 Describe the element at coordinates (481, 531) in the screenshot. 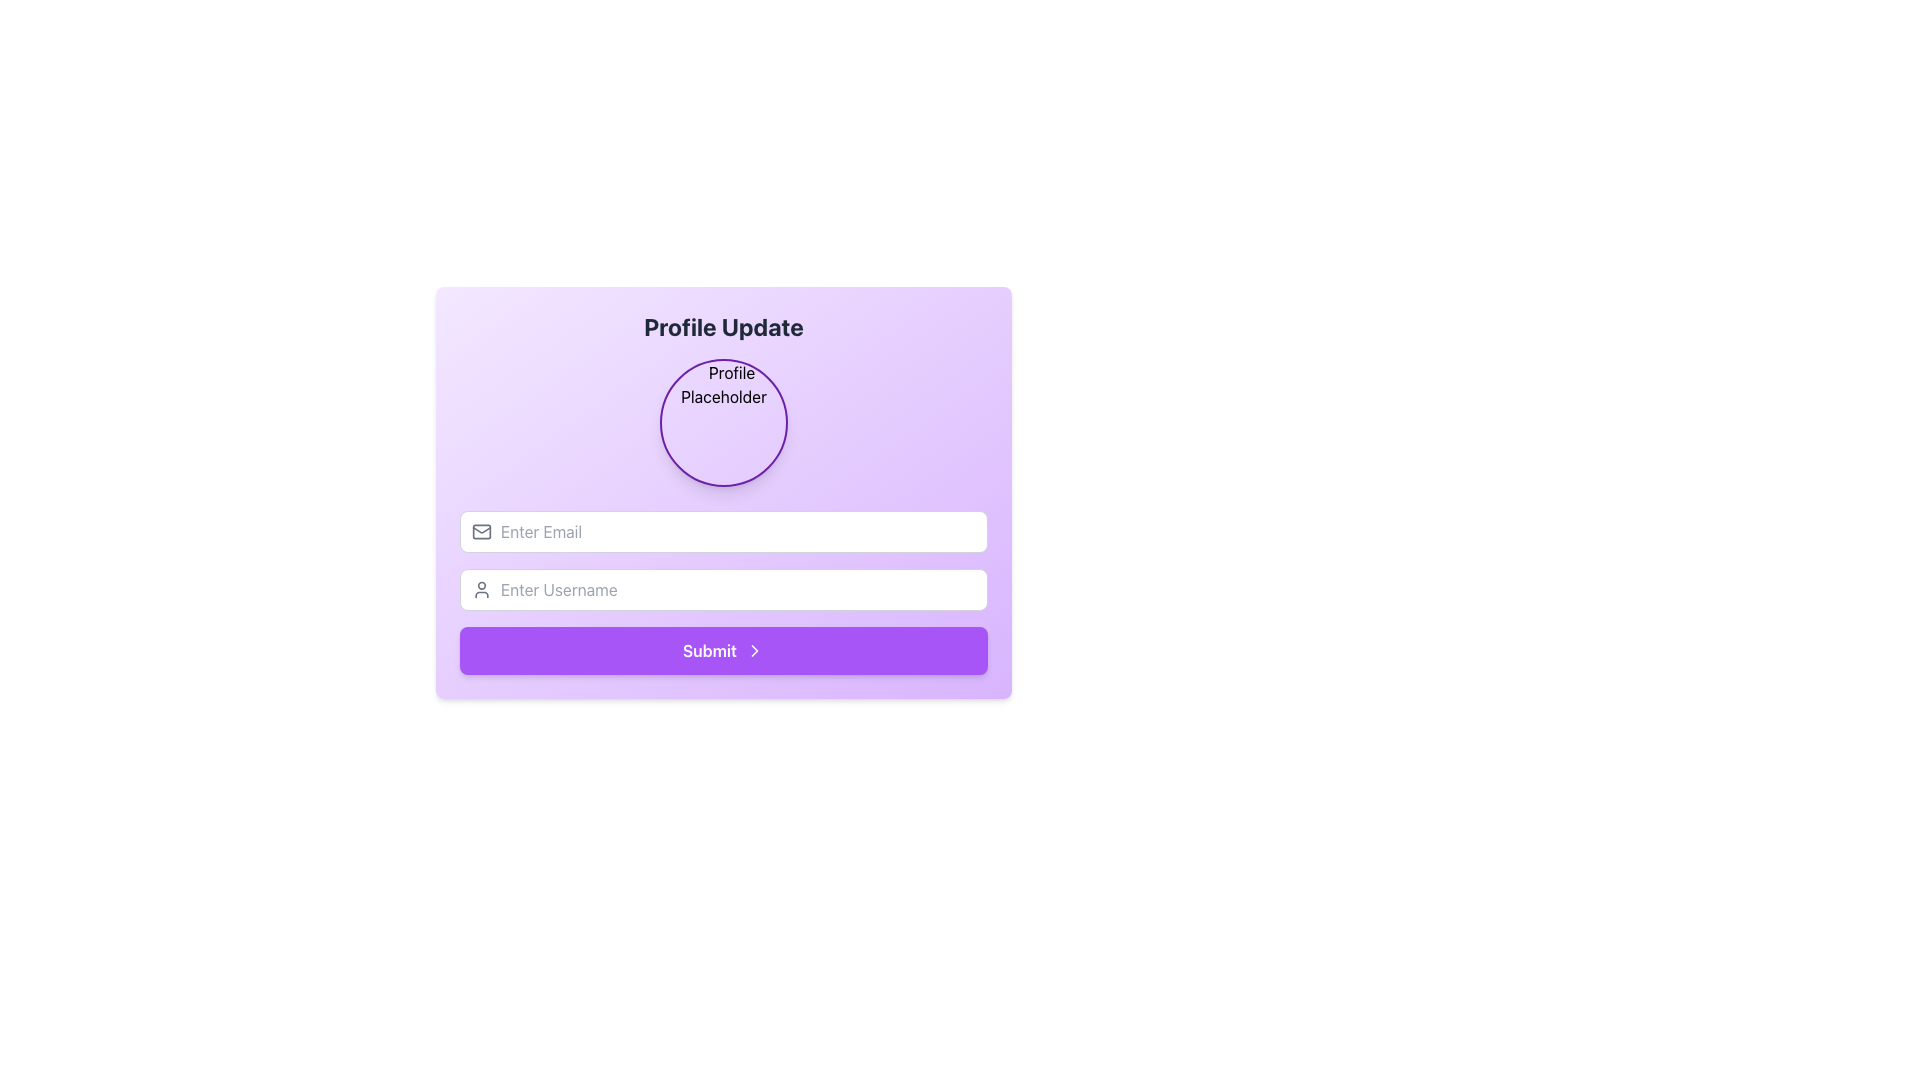

I see `the envelope body in the mail icon, which is located to the left of the 'Enter Email' text input field` at that location.